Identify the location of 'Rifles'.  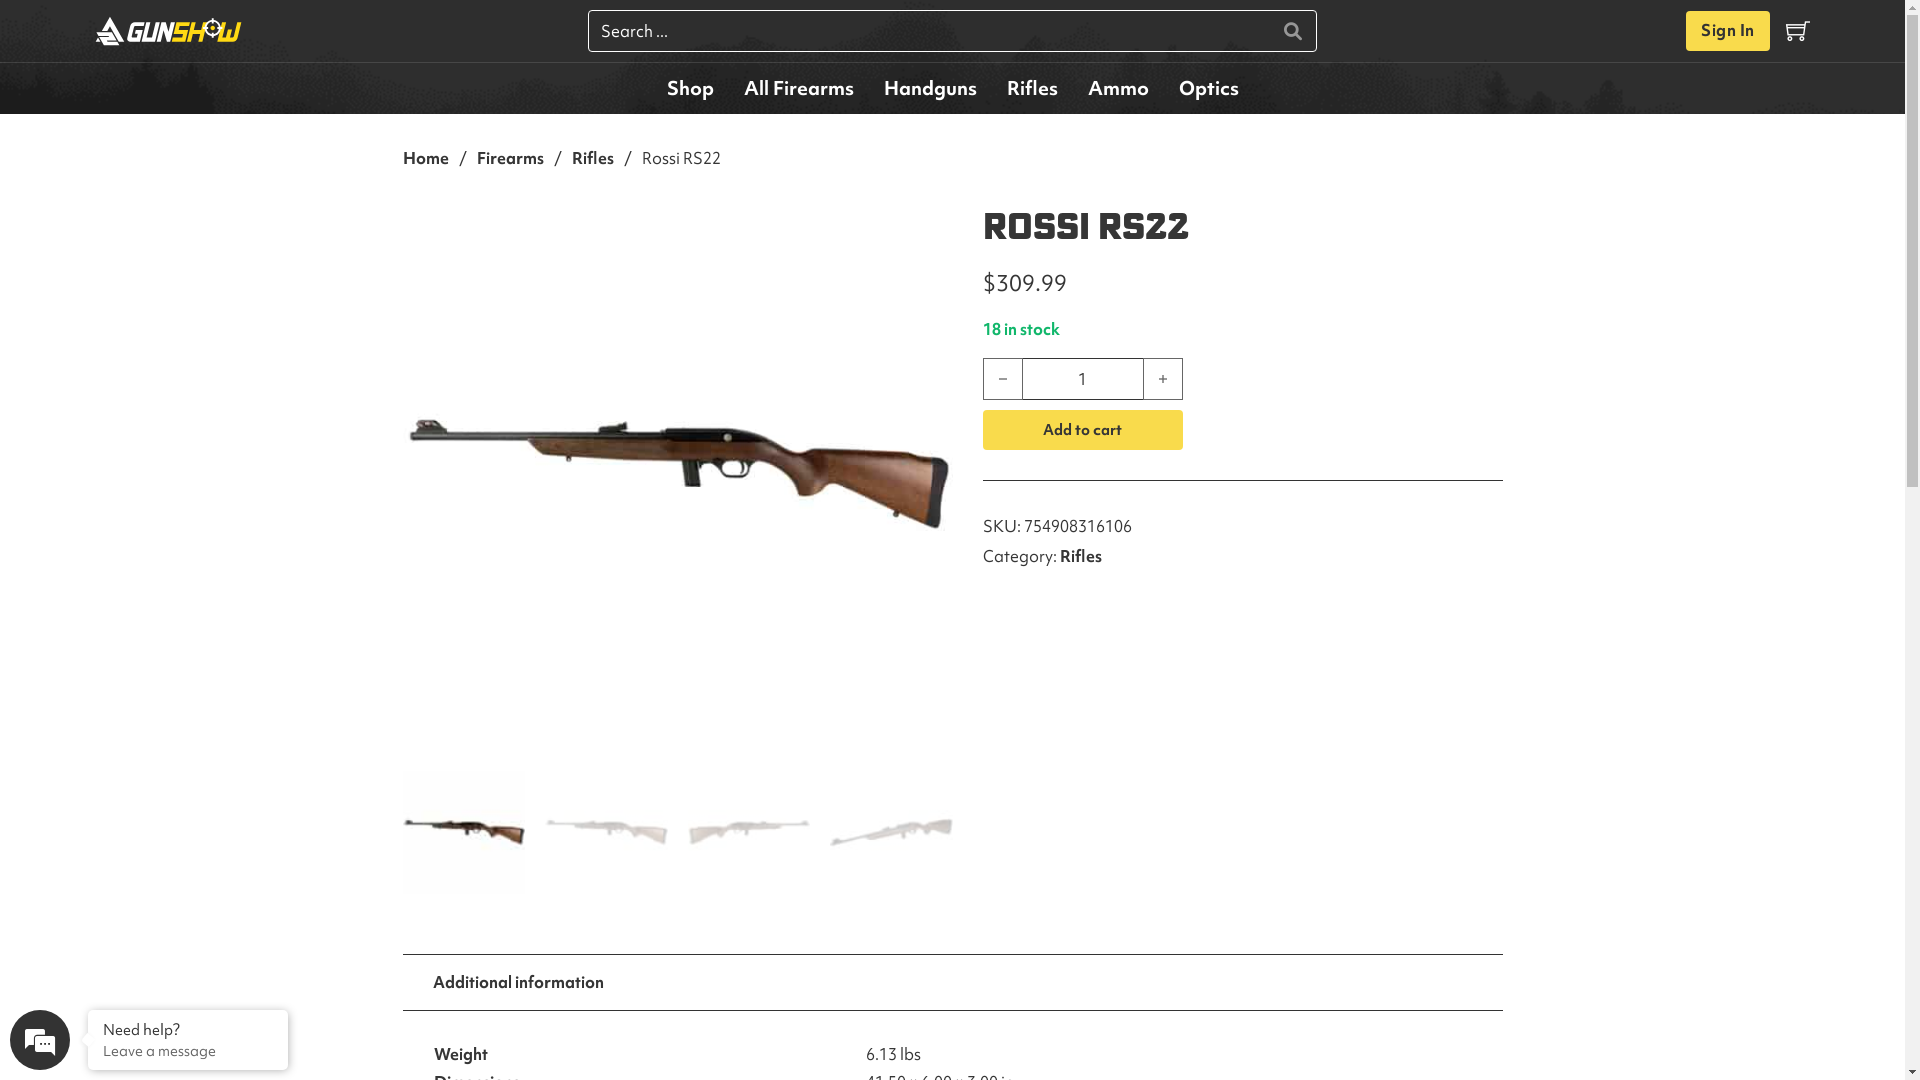
(1079, 555).